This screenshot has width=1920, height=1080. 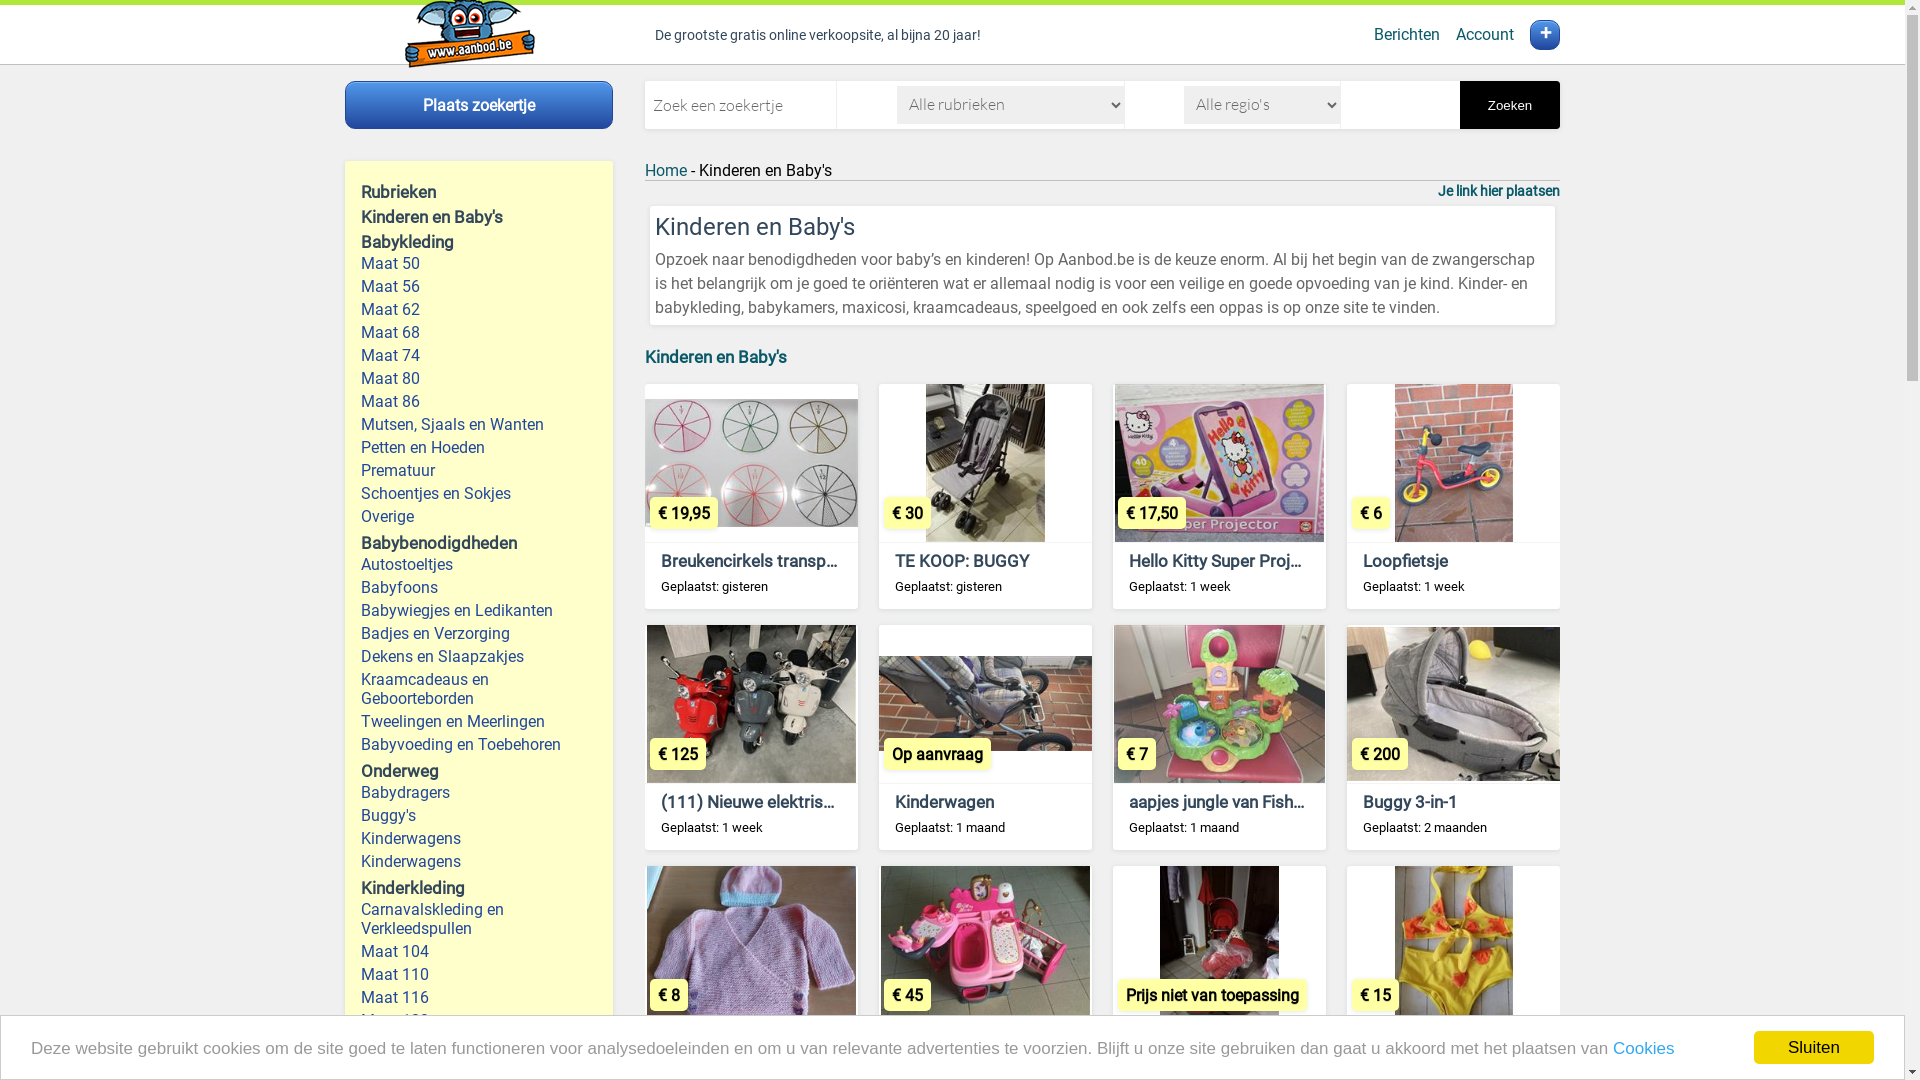 I want to click on 'Carnavalskleding en Verkleedspullen', so click(x=478, y=918).